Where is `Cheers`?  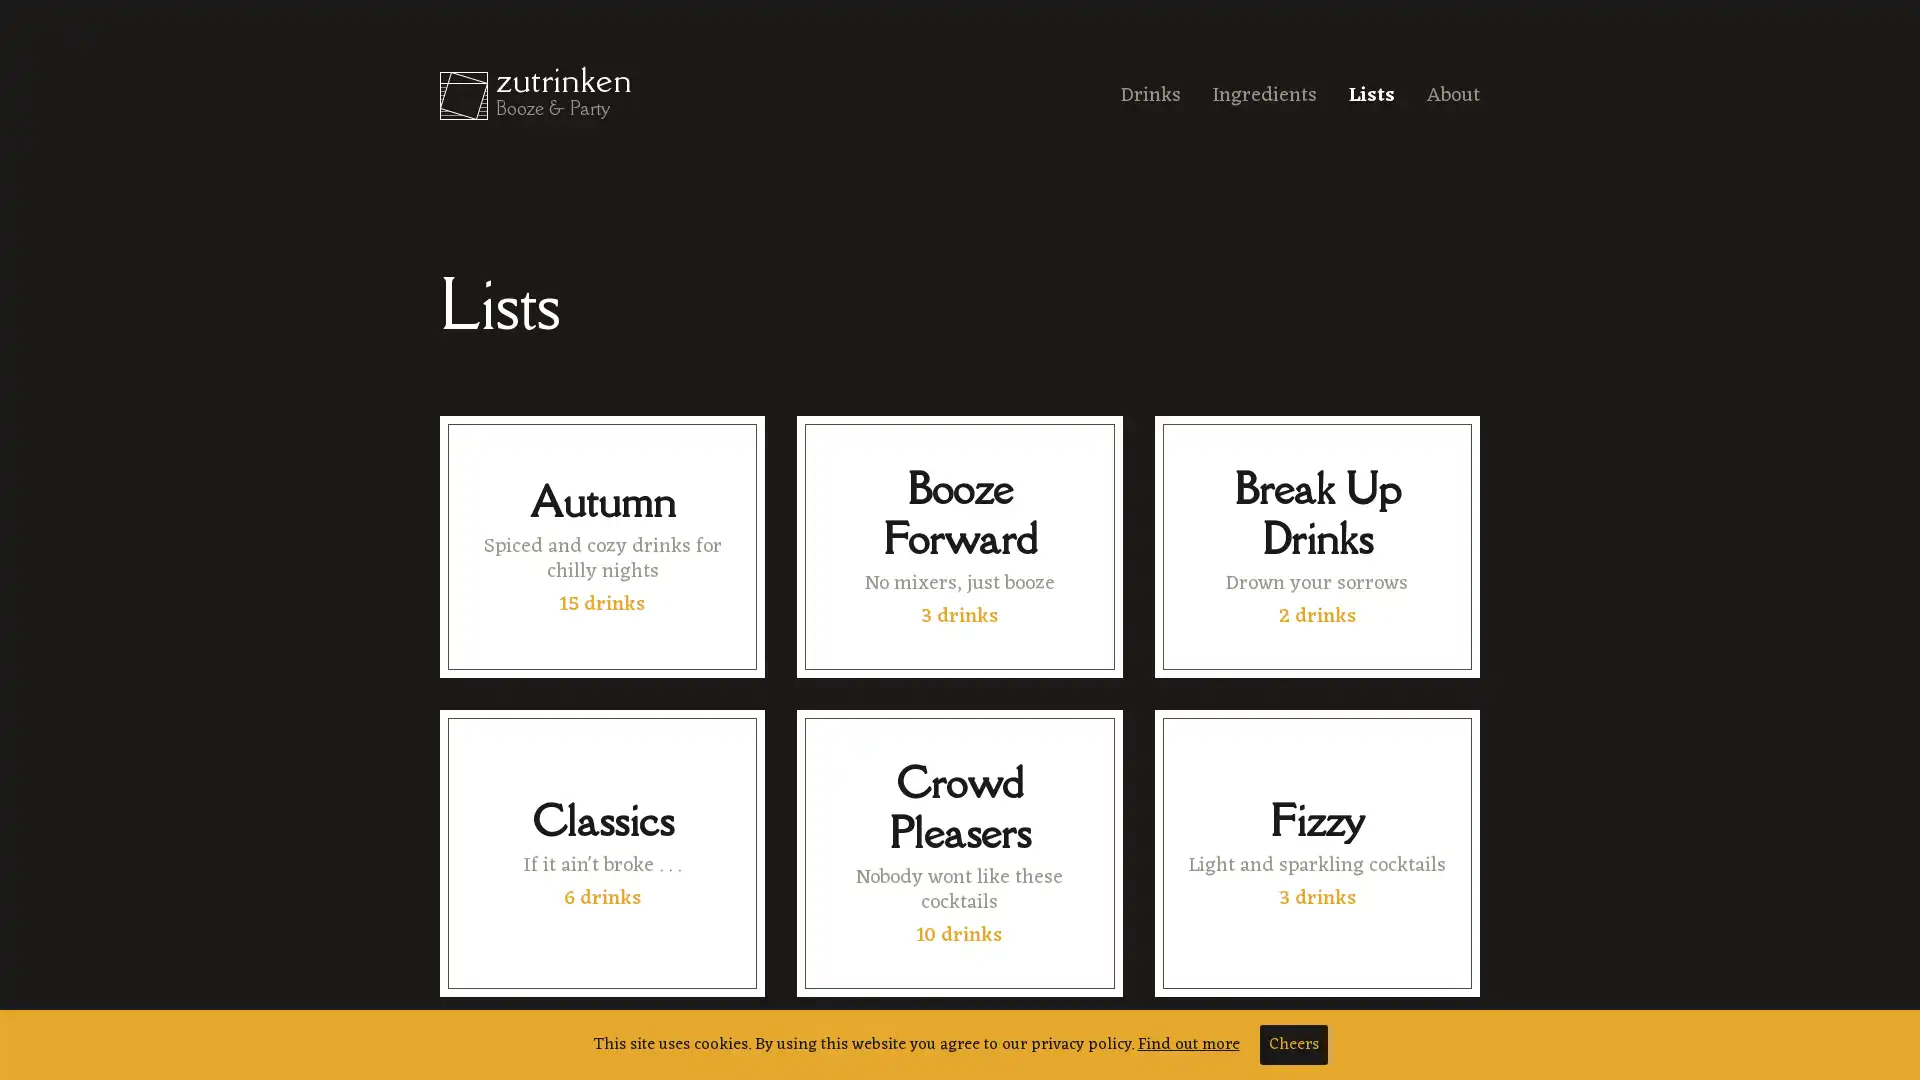 Cheers is located at coordinates (1292, 1044).